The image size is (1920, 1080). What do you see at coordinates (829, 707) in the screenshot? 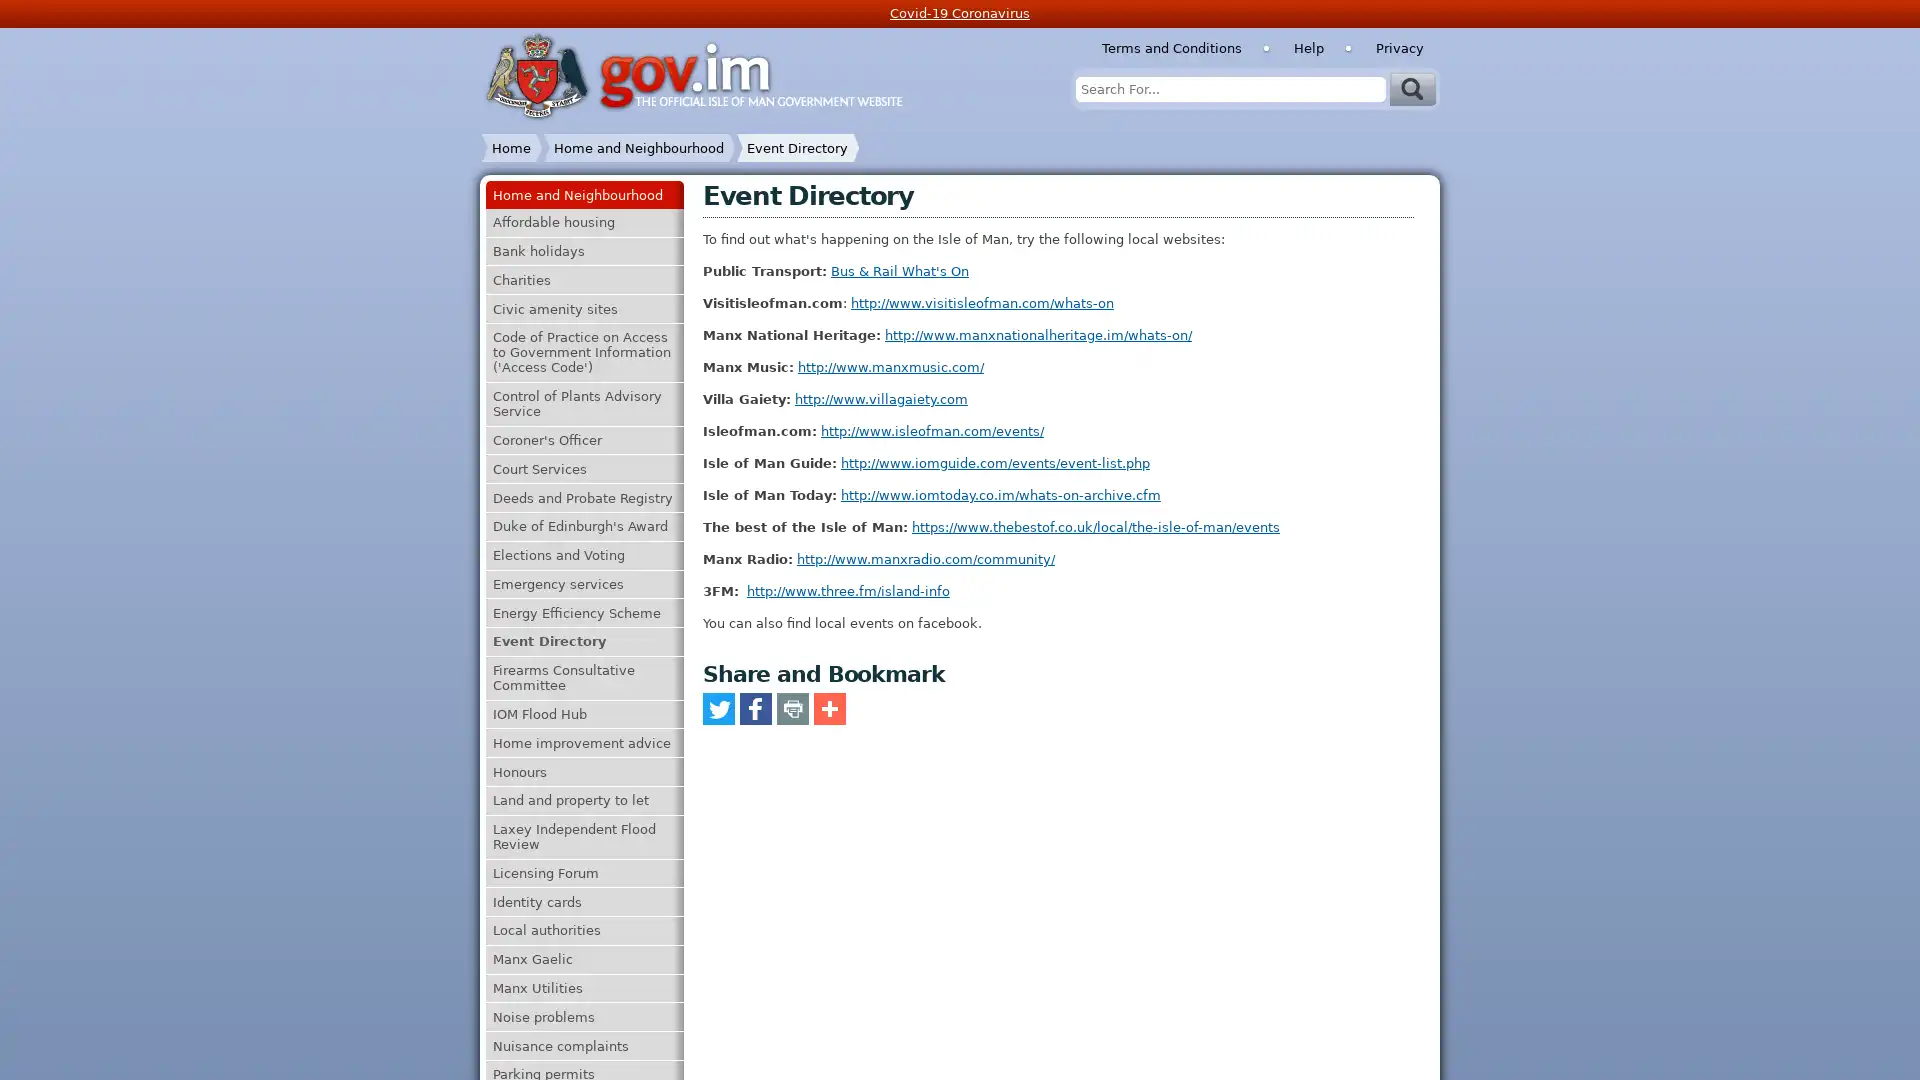
I see `Share to More` at bounding box center [829, 707].